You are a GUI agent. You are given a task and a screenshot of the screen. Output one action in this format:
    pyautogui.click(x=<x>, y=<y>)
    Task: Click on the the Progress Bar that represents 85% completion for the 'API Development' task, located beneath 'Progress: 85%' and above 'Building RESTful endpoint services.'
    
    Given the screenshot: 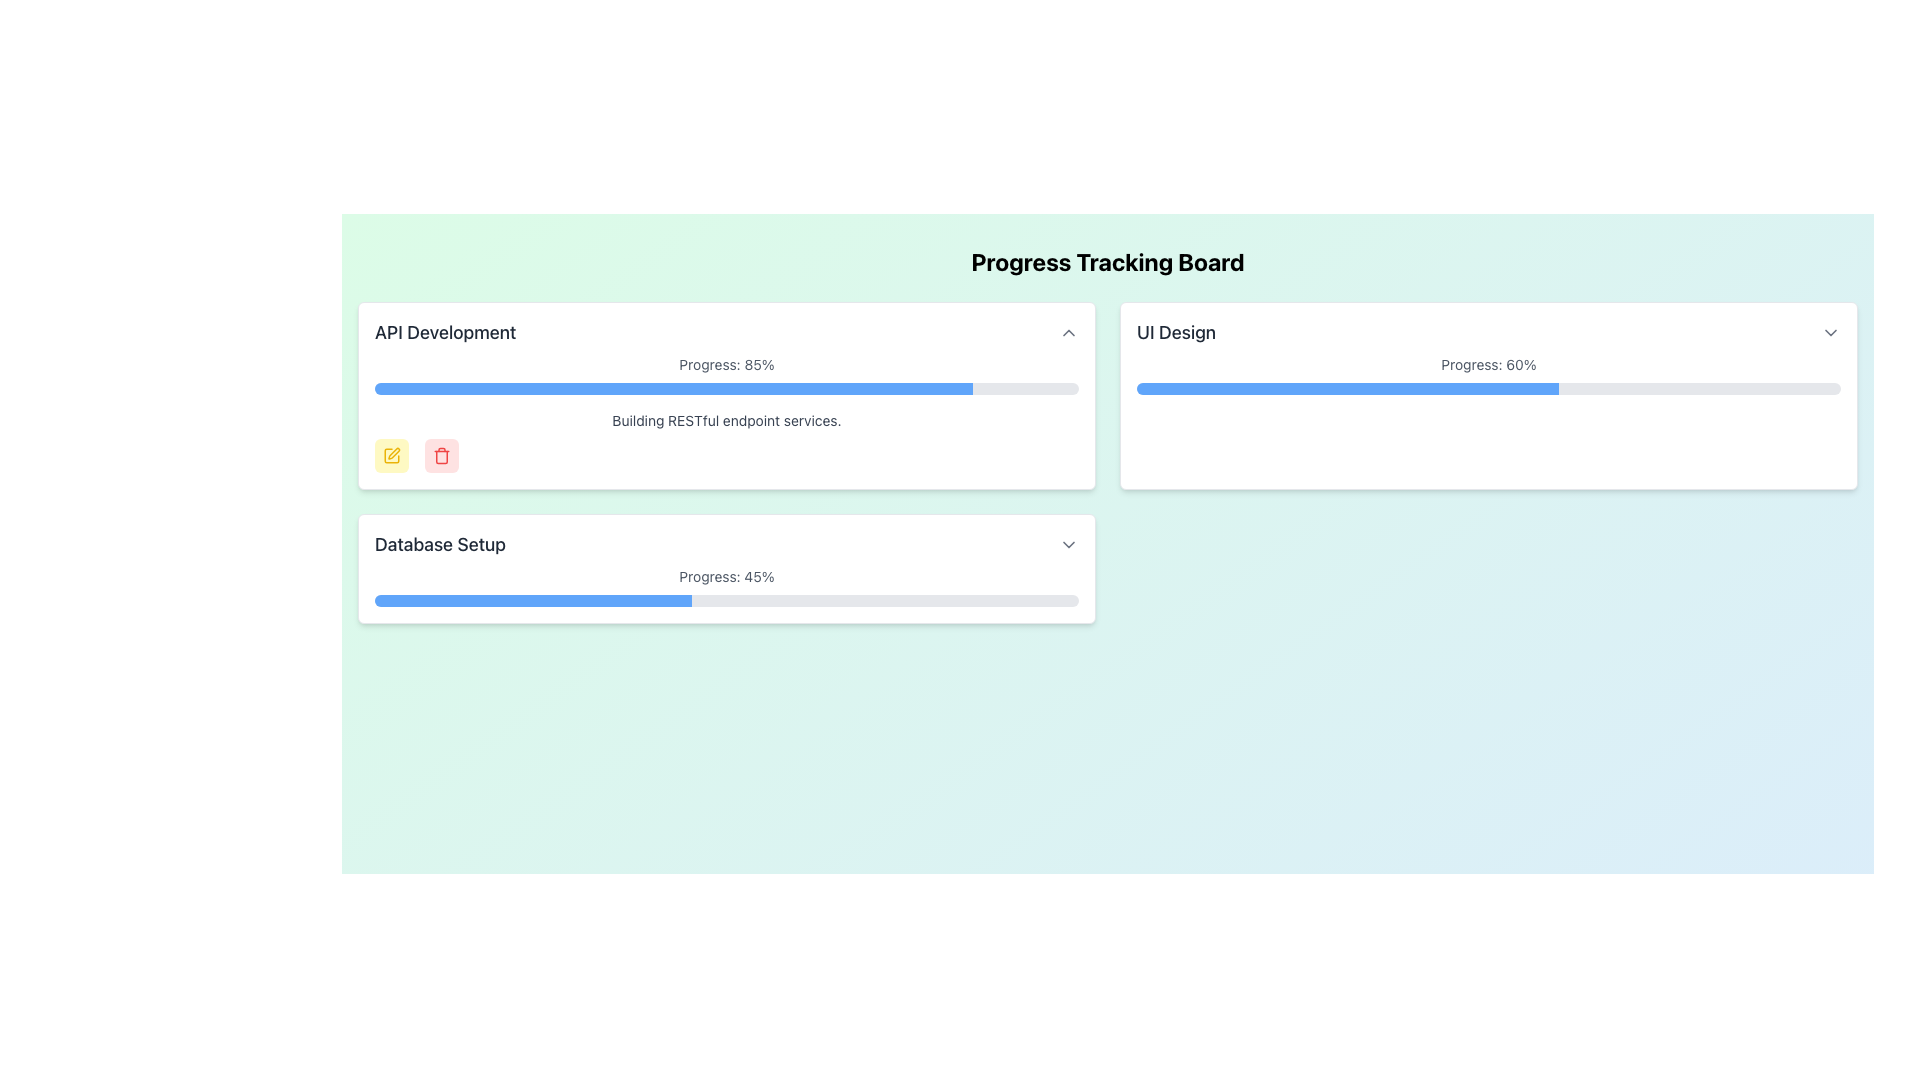 What is the action you would take?
    pyautogui.click(x=725, y=389)
    